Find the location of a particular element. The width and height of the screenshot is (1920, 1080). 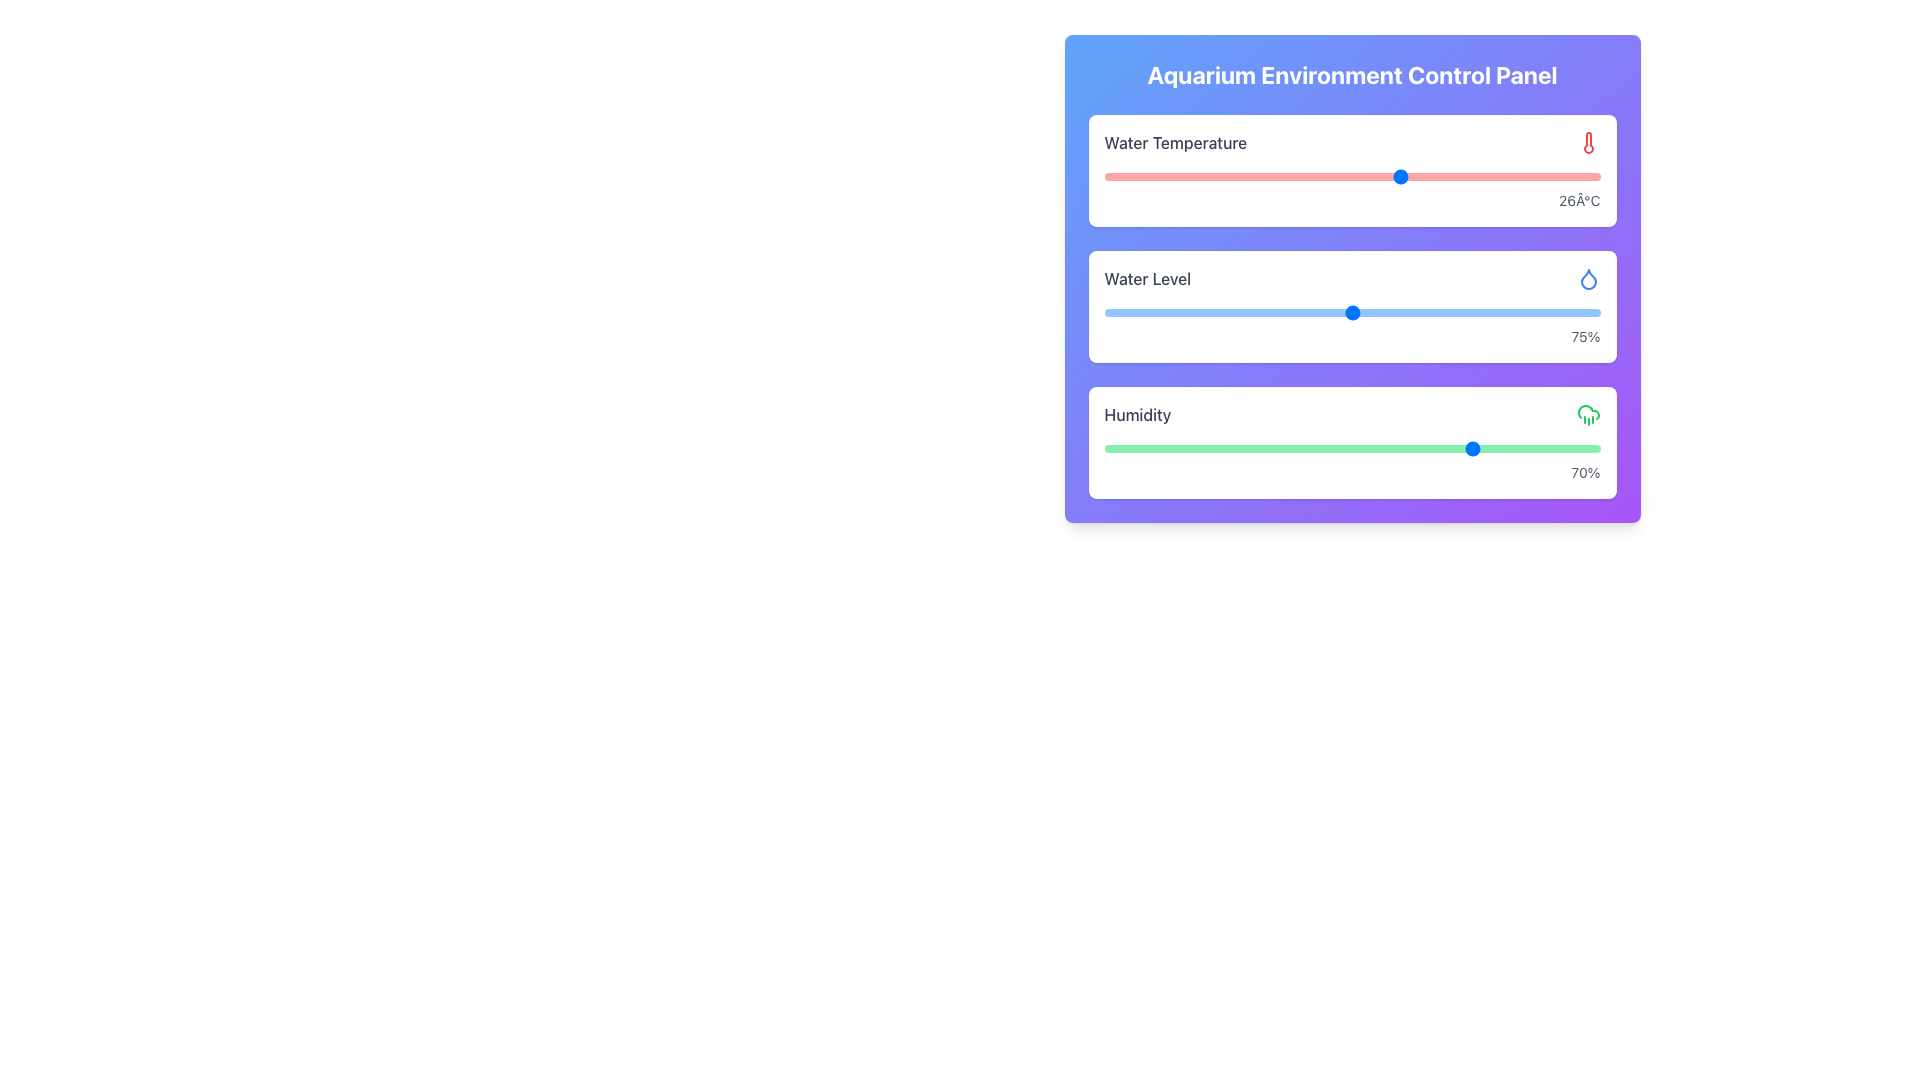

the slider on the interactive card displaying the water level (currently at 75%) is located at coordinates (1352, 278).